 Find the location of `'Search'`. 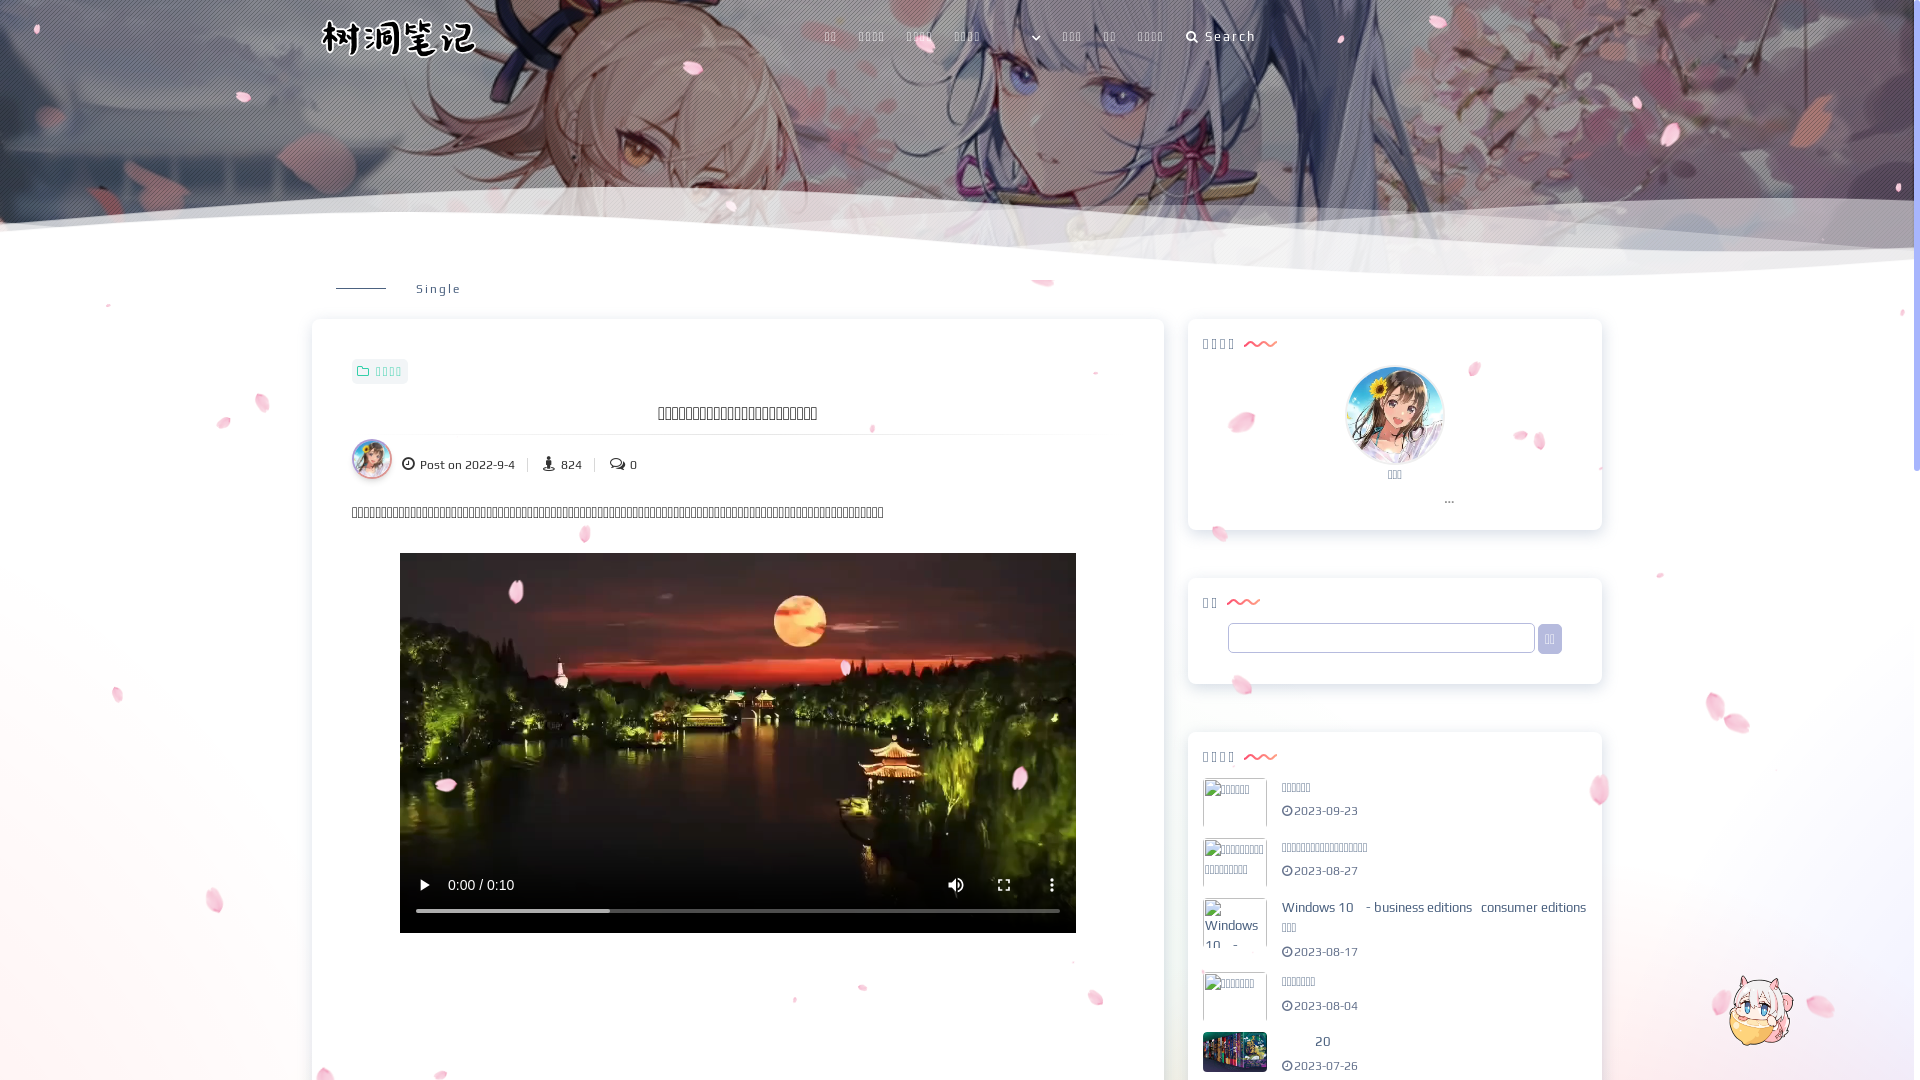

'Search' is located at coordinates (1219, 37).